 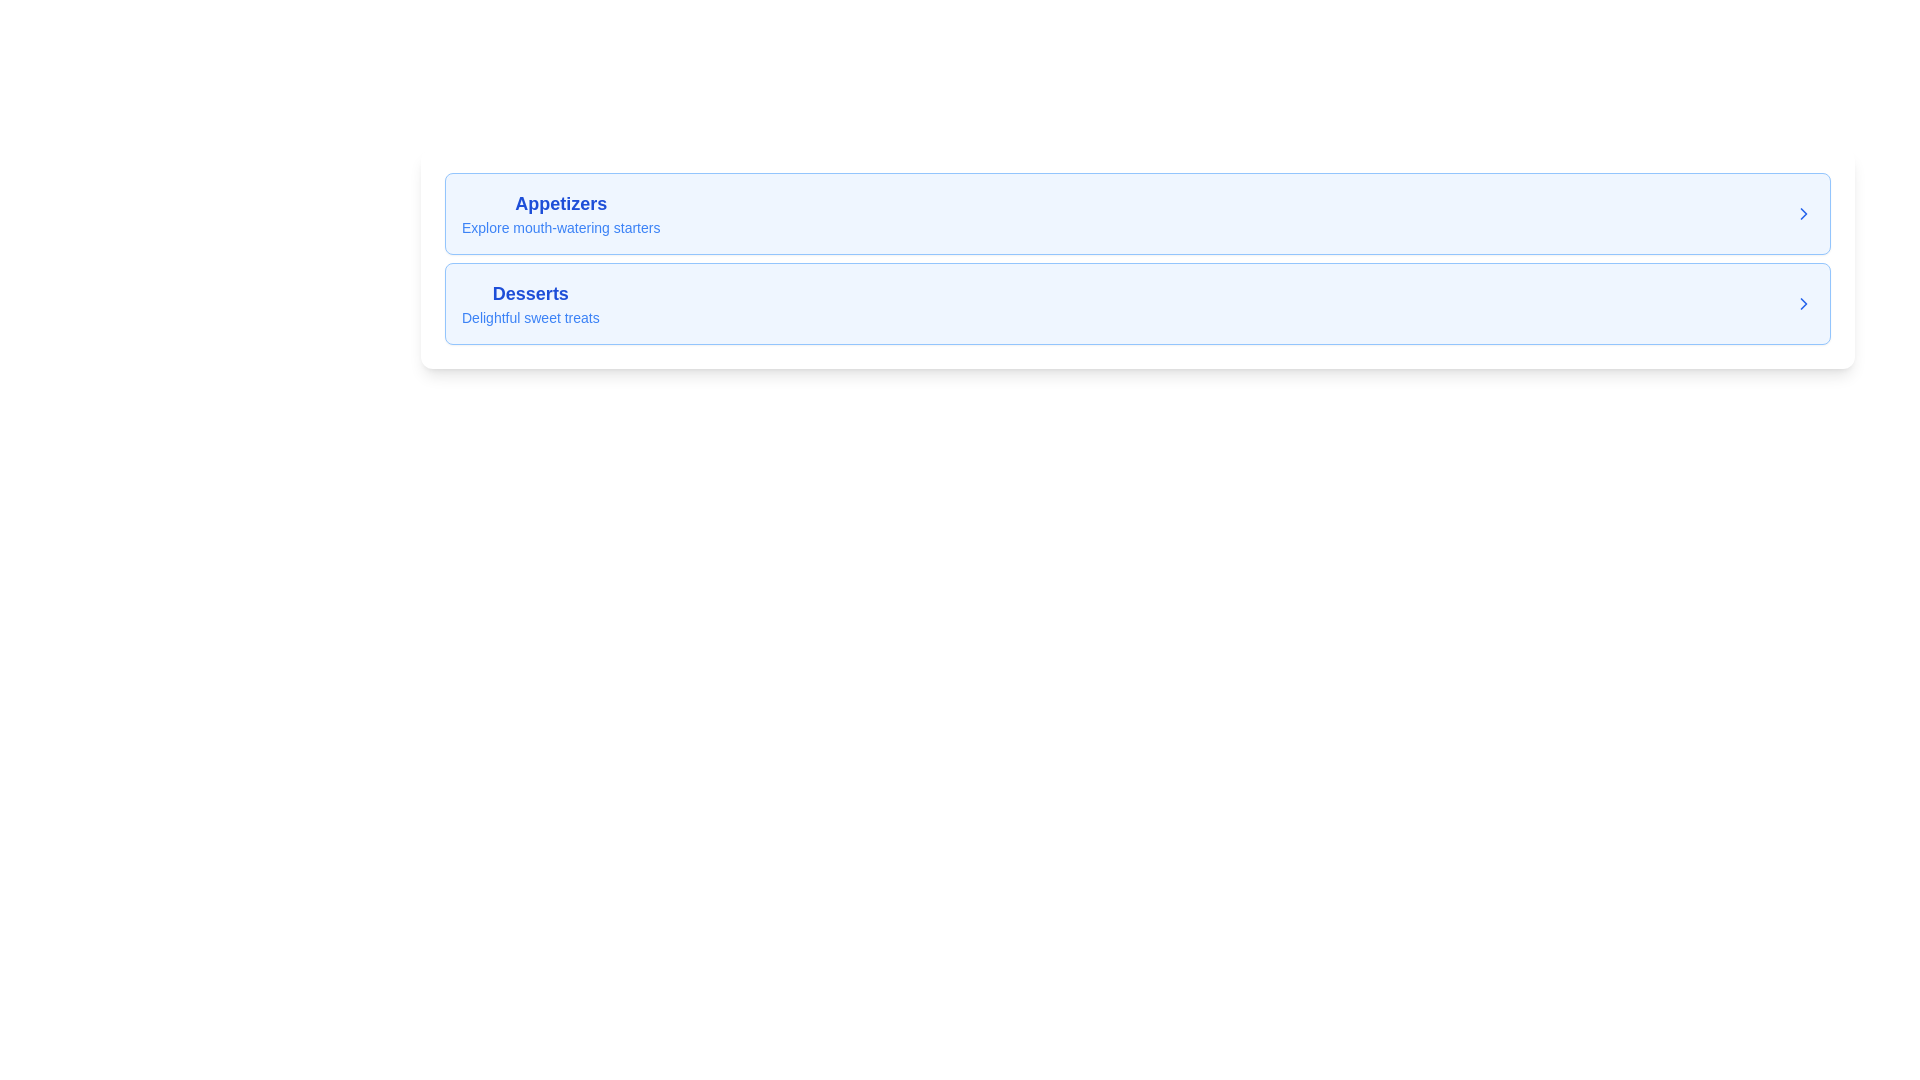 What do you see at coordinates (530, 293) in the screenshot?
I see `the 'Desserts' header text element` at bounding box center [530, 293].